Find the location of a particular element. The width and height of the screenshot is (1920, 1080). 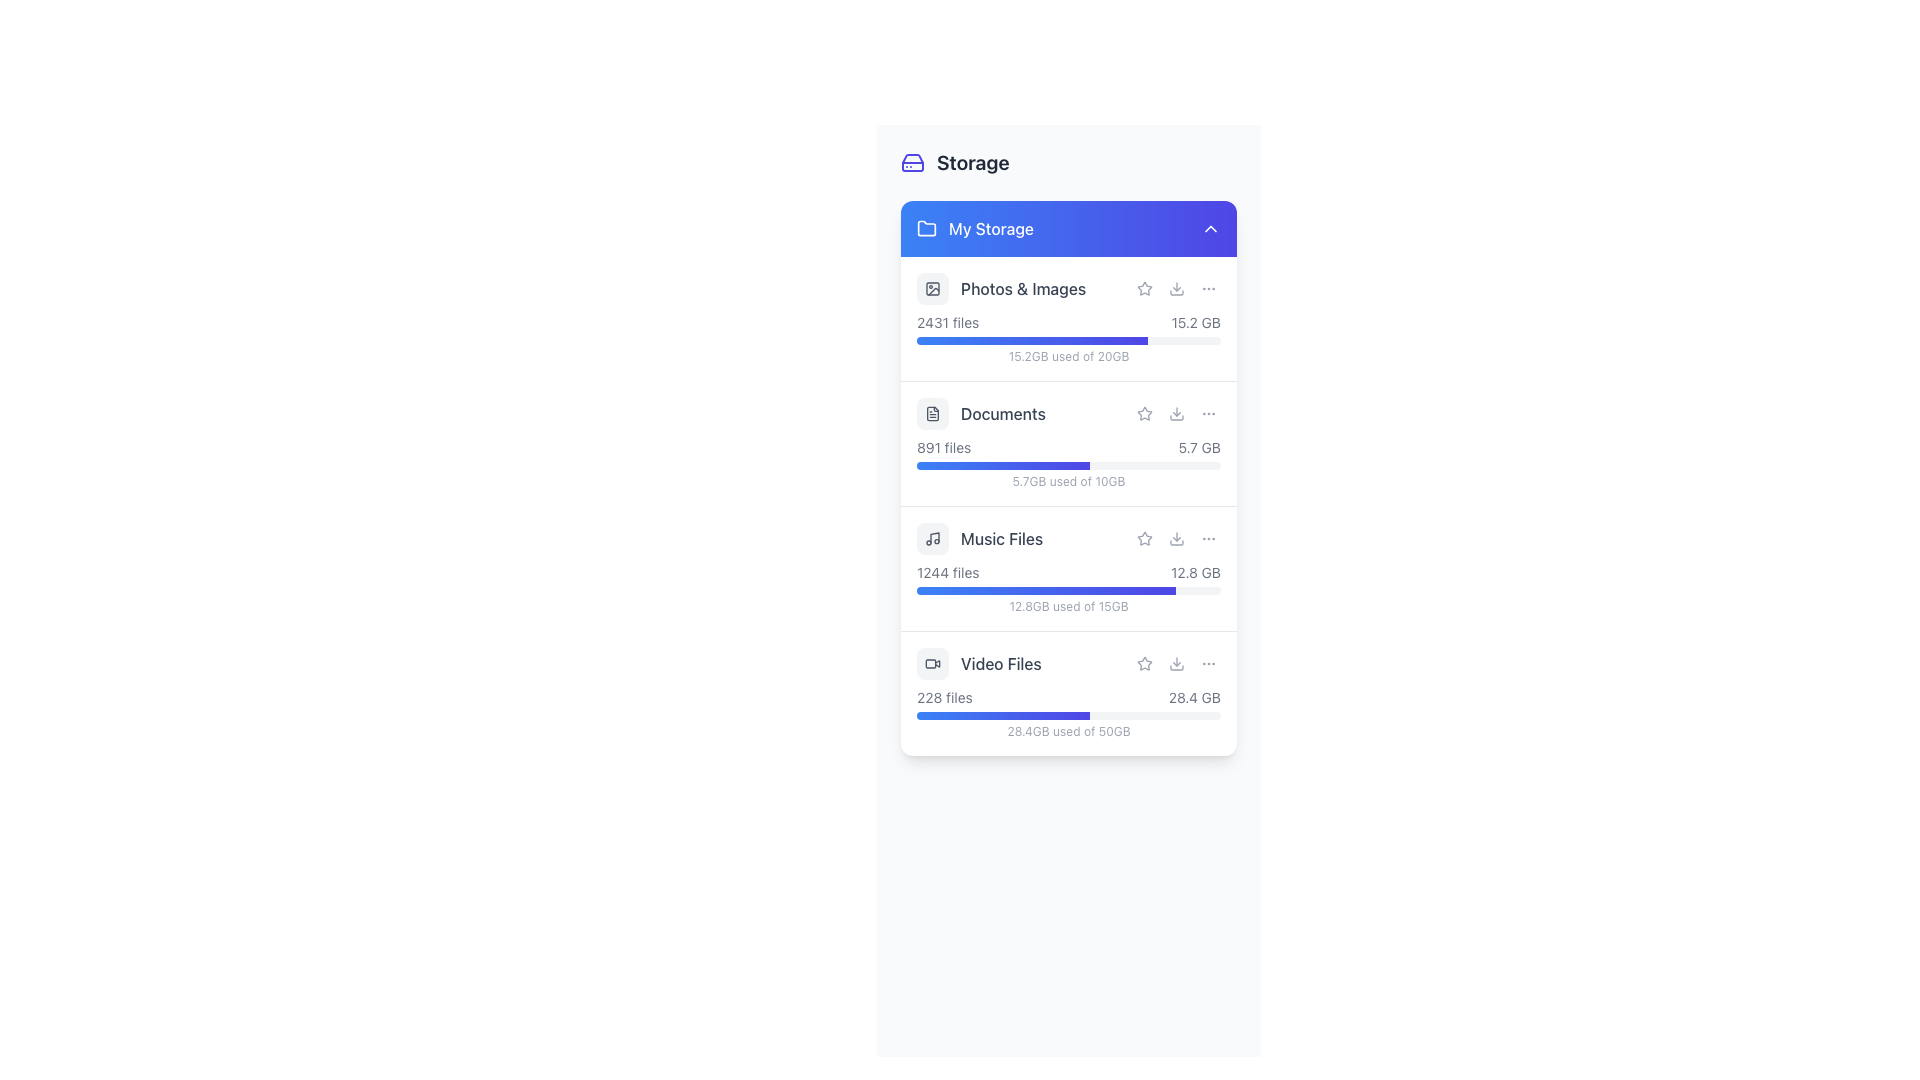

the download button represented by an SVG icon, located towards the right side of the 'Photos & Images' row in the storage list interface, to observe any style changes is located at coordinates (1176, 289).